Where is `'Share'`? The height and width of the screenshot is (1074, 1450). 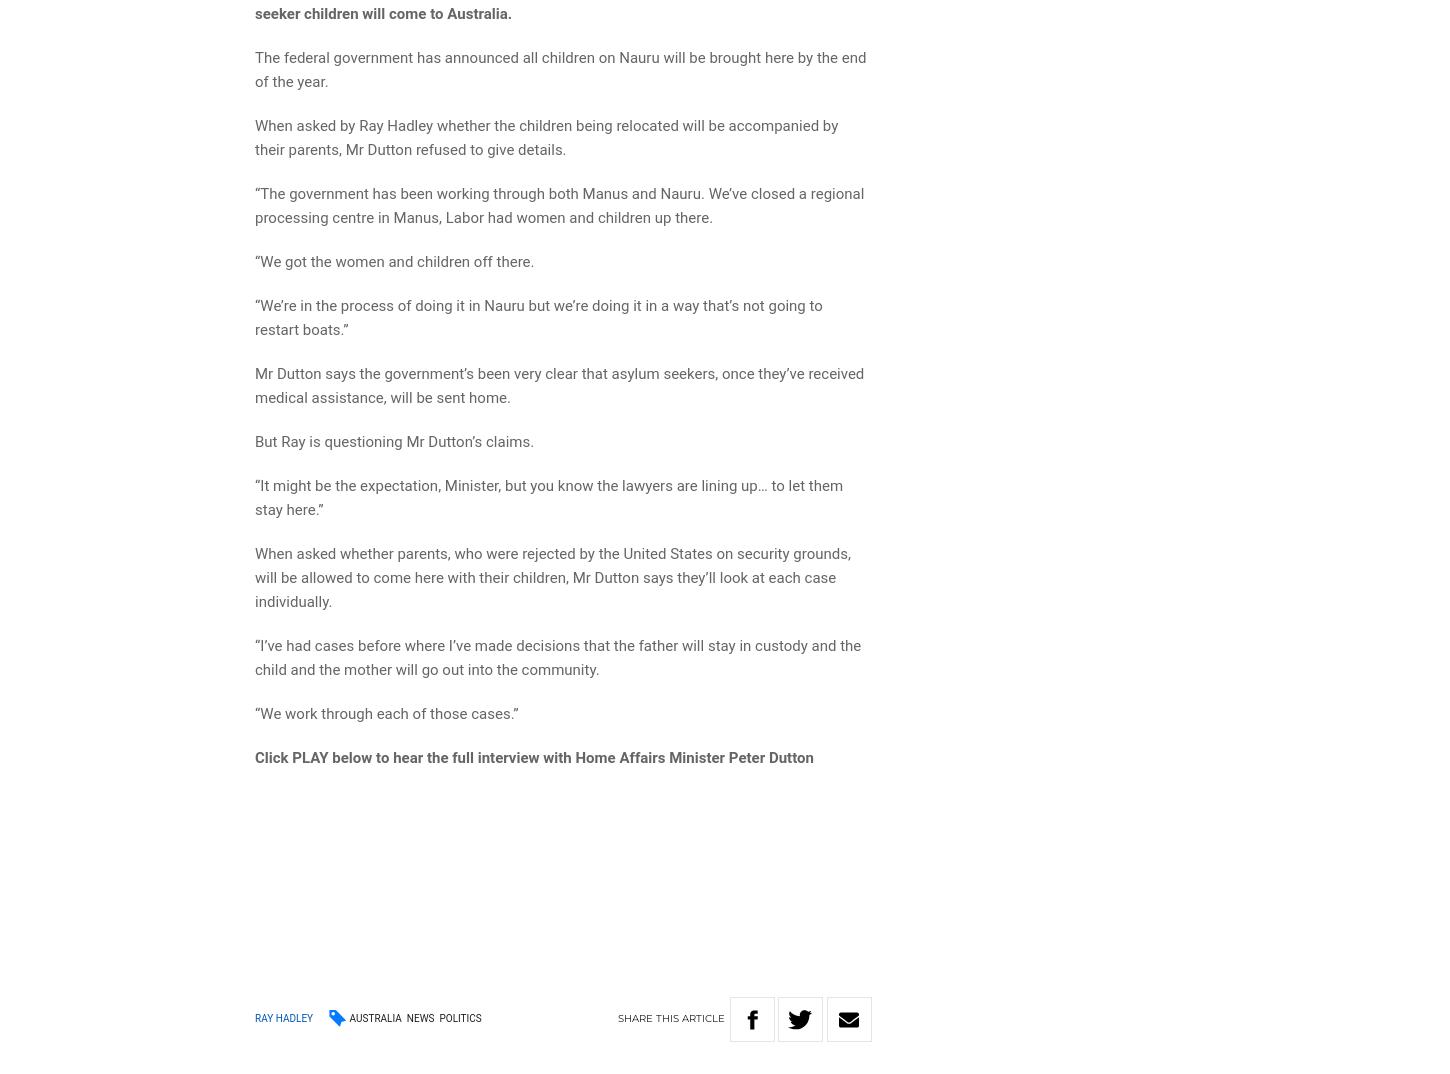
'Share' is located at coordinates (615, 1017).